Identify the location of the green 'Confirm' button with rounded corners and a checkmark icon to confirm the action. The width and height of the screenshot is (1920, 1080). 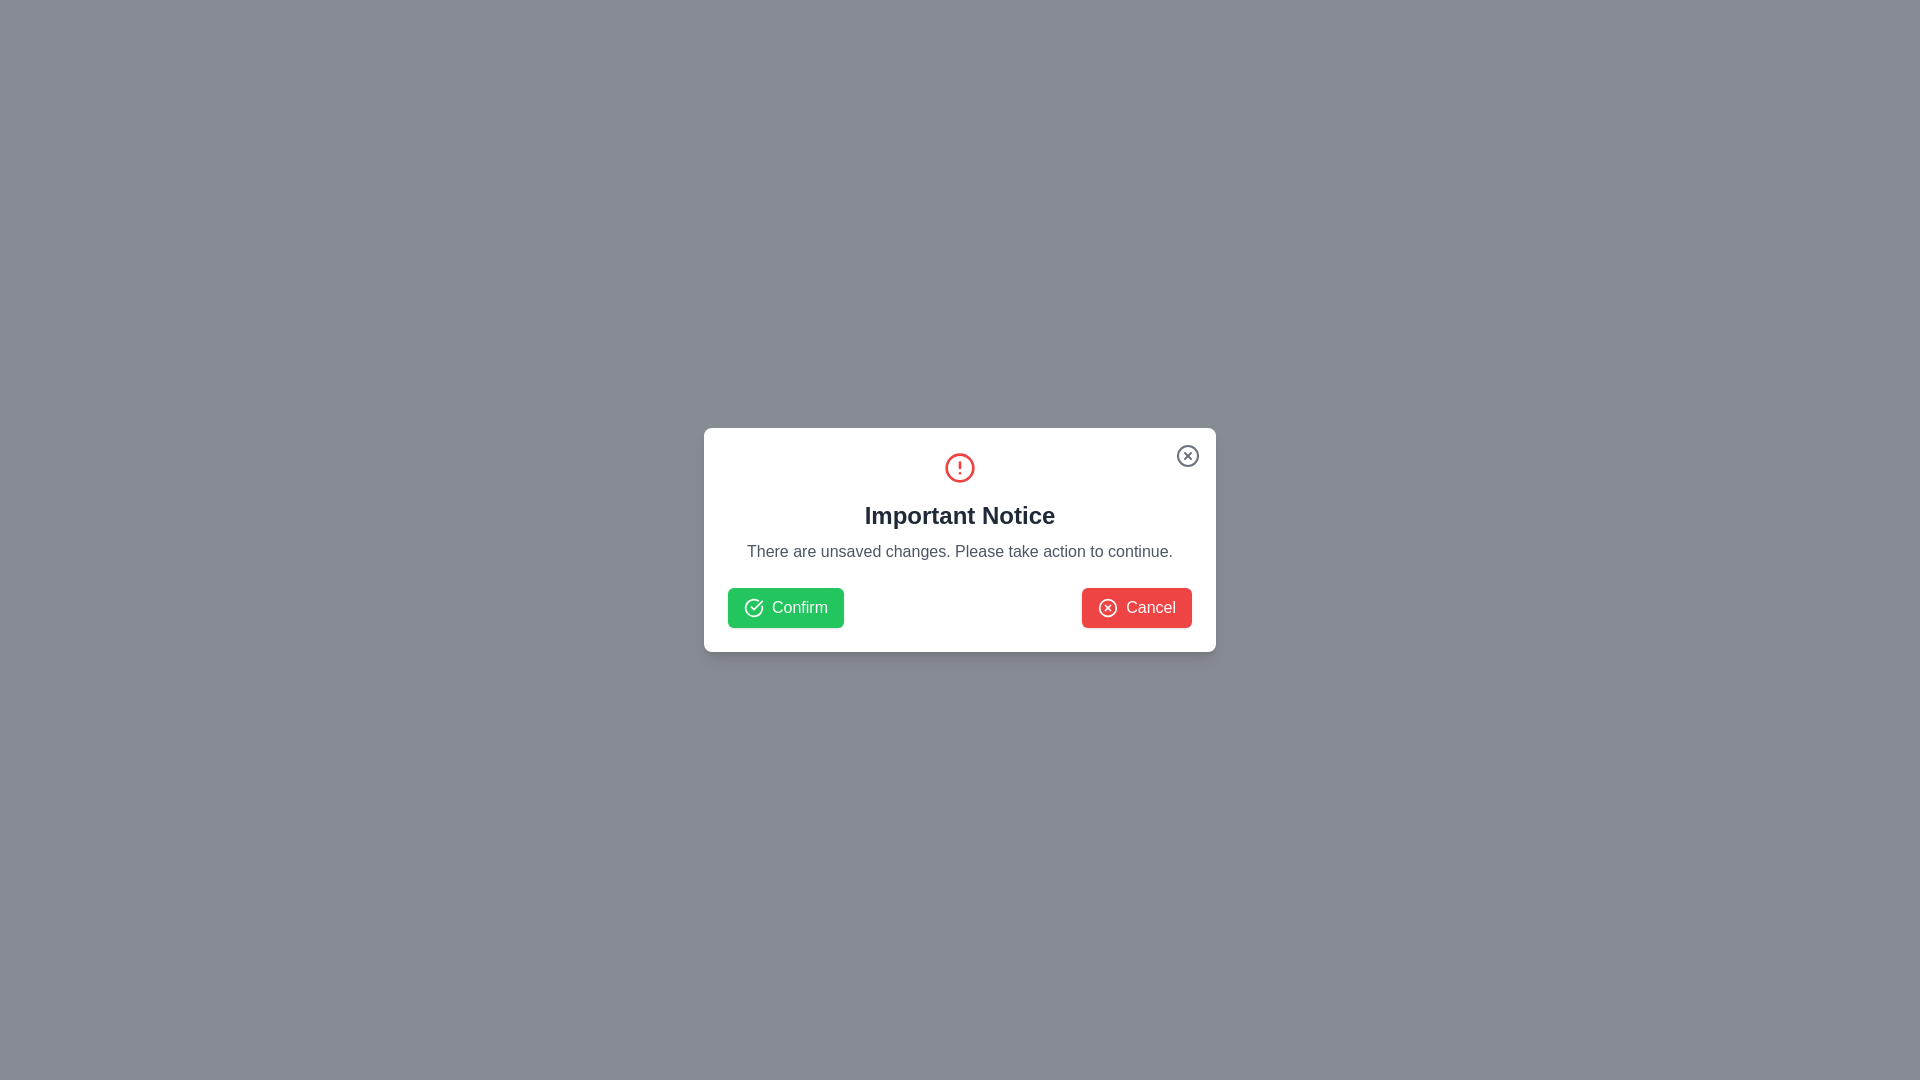
(785, 607).